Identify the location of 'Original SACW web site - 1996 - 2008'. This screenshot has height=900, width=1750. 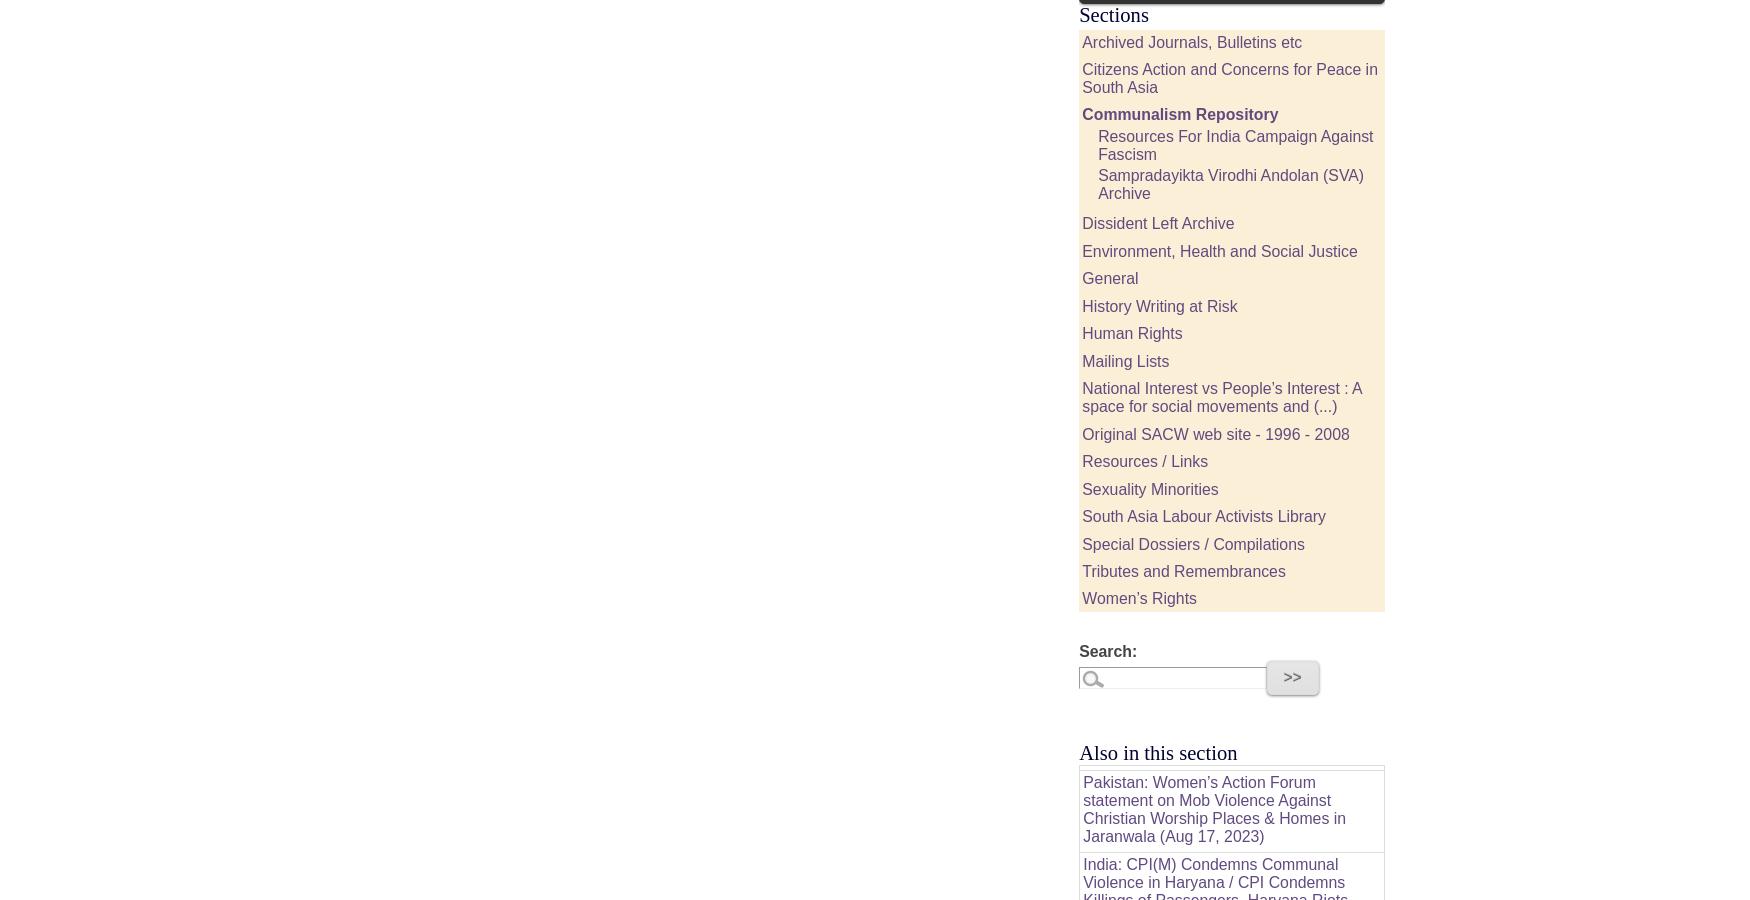
(1215, 433).